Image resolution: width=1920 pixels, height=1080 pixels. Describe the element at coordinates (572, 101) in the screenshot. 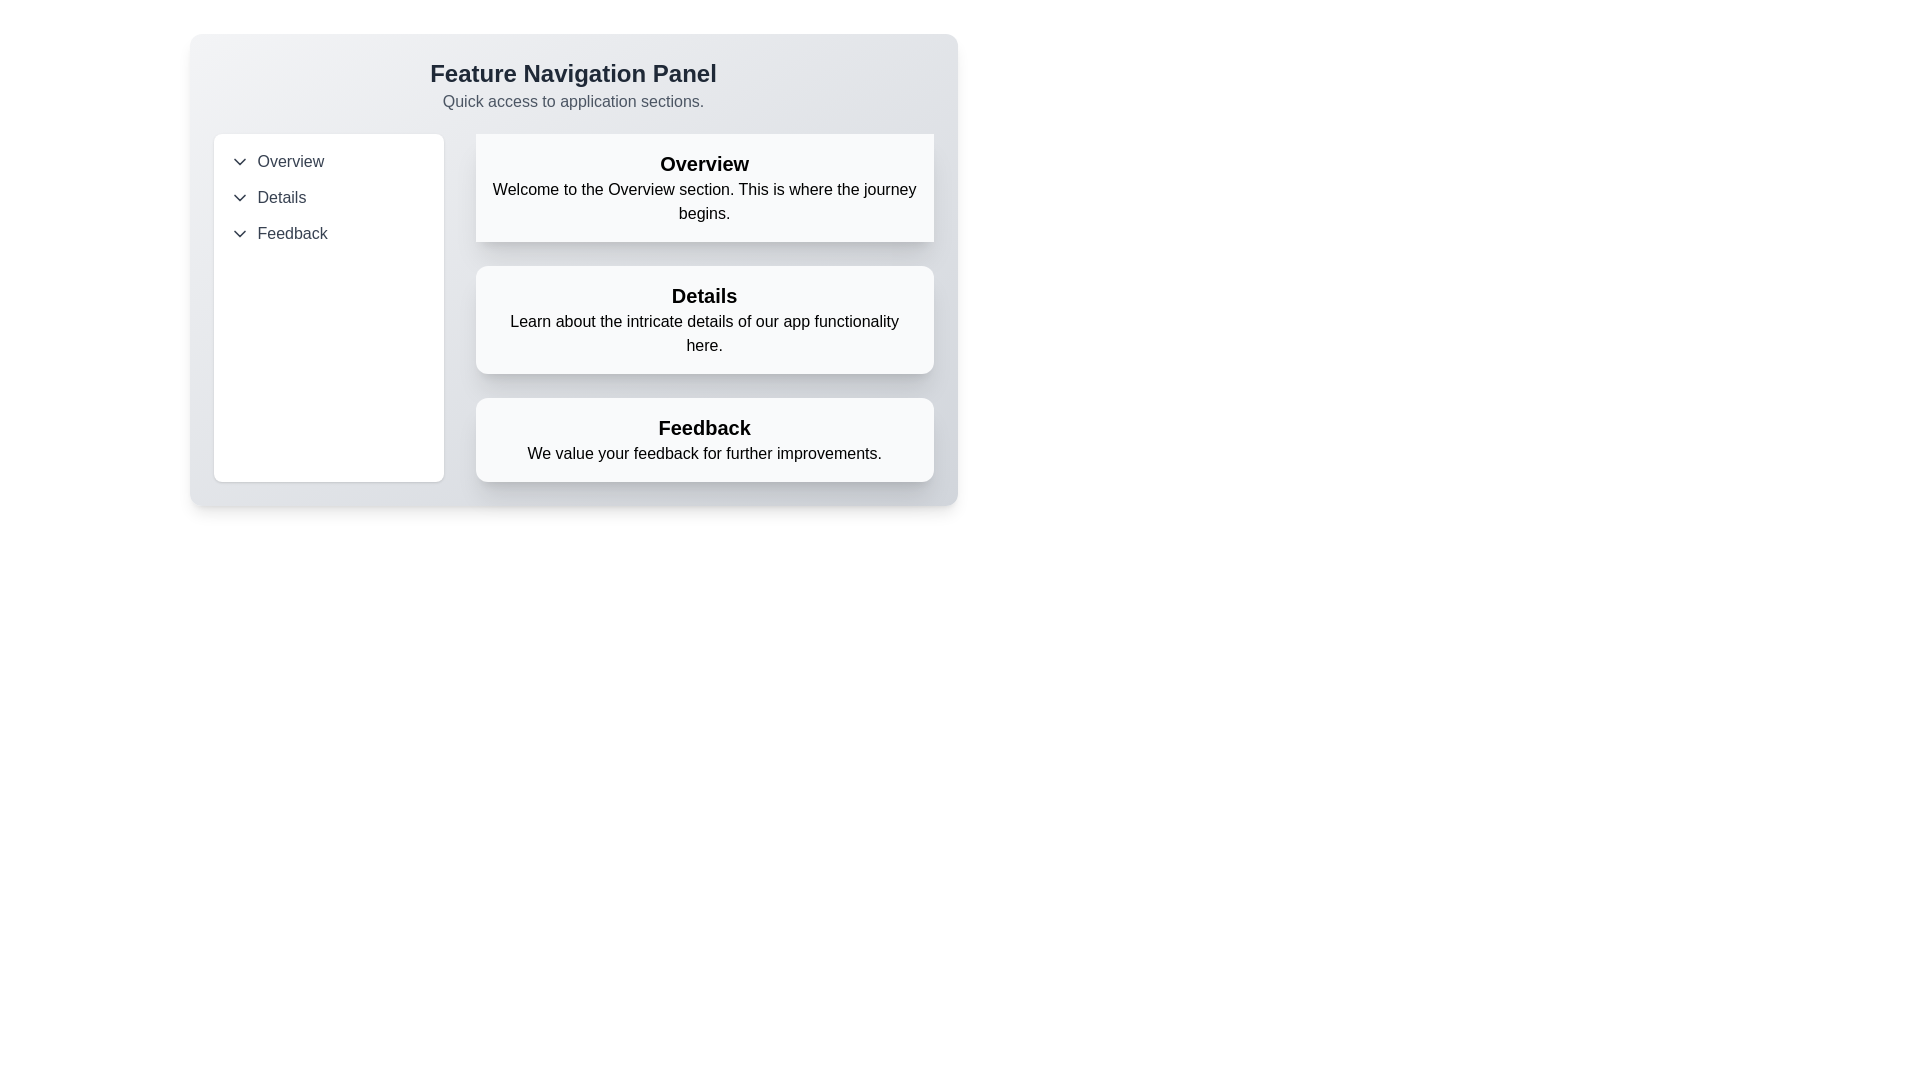

I see `the static textual label located immediately below the title 'Feature Navigation Panel', which serves to enhance user understanding of the interface` at that location.